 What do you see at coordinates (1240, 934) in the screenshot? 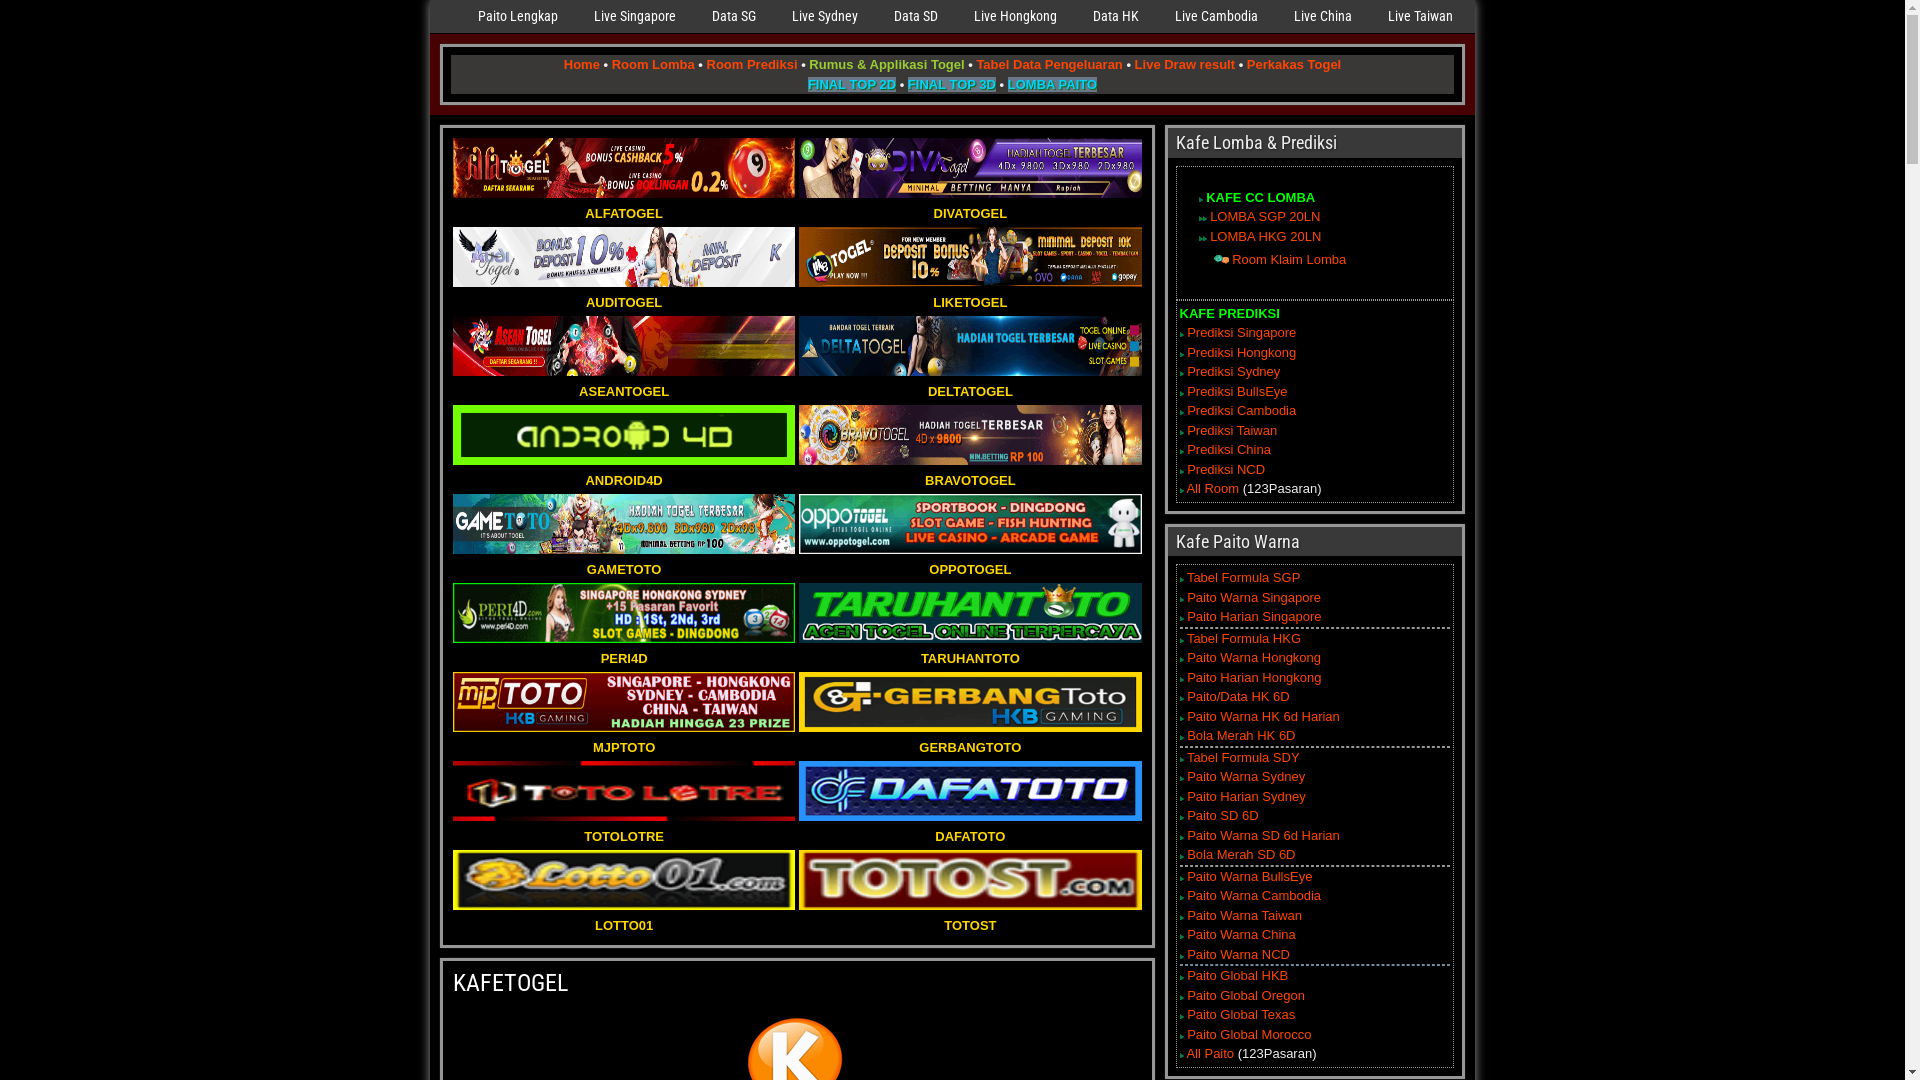
I see `'Paito Warna China'` at bounding box center [1240, 934].